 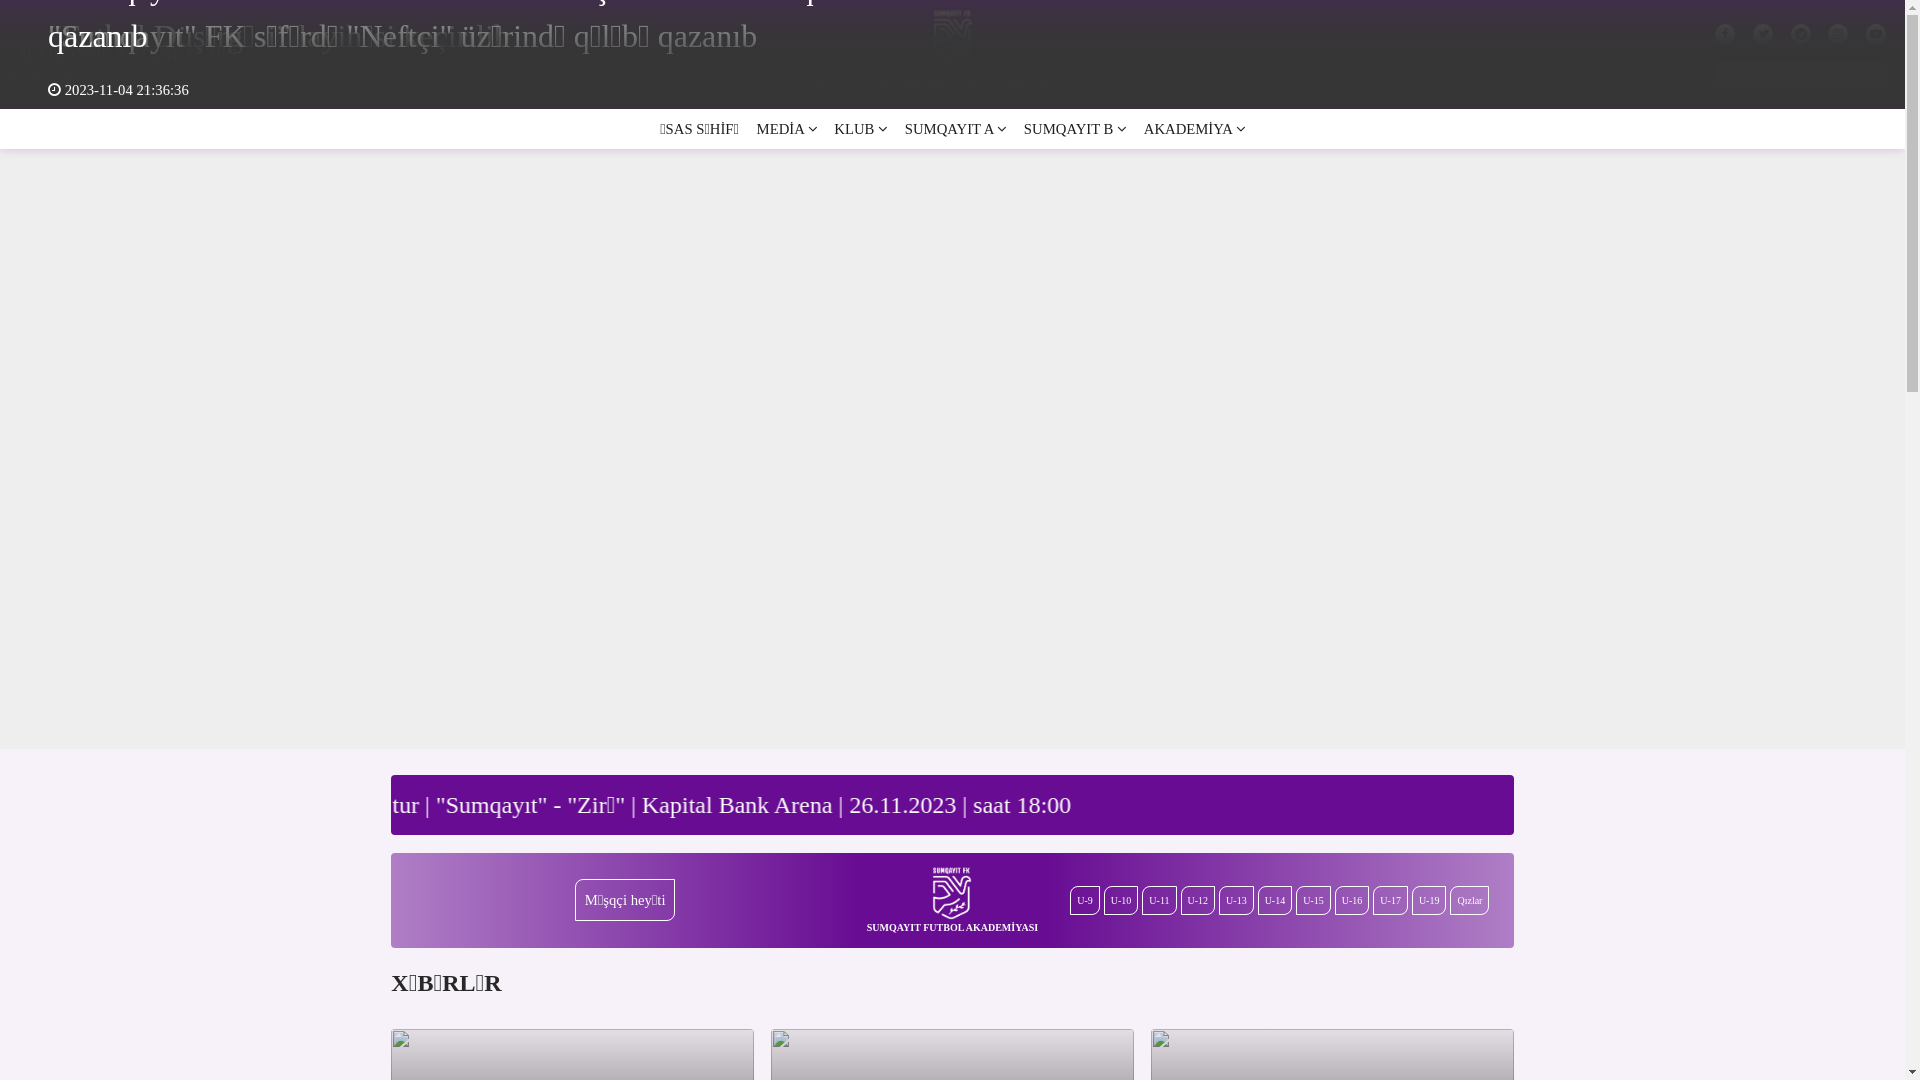 I want to click on 'U-13', so click(x=1218, y=900).